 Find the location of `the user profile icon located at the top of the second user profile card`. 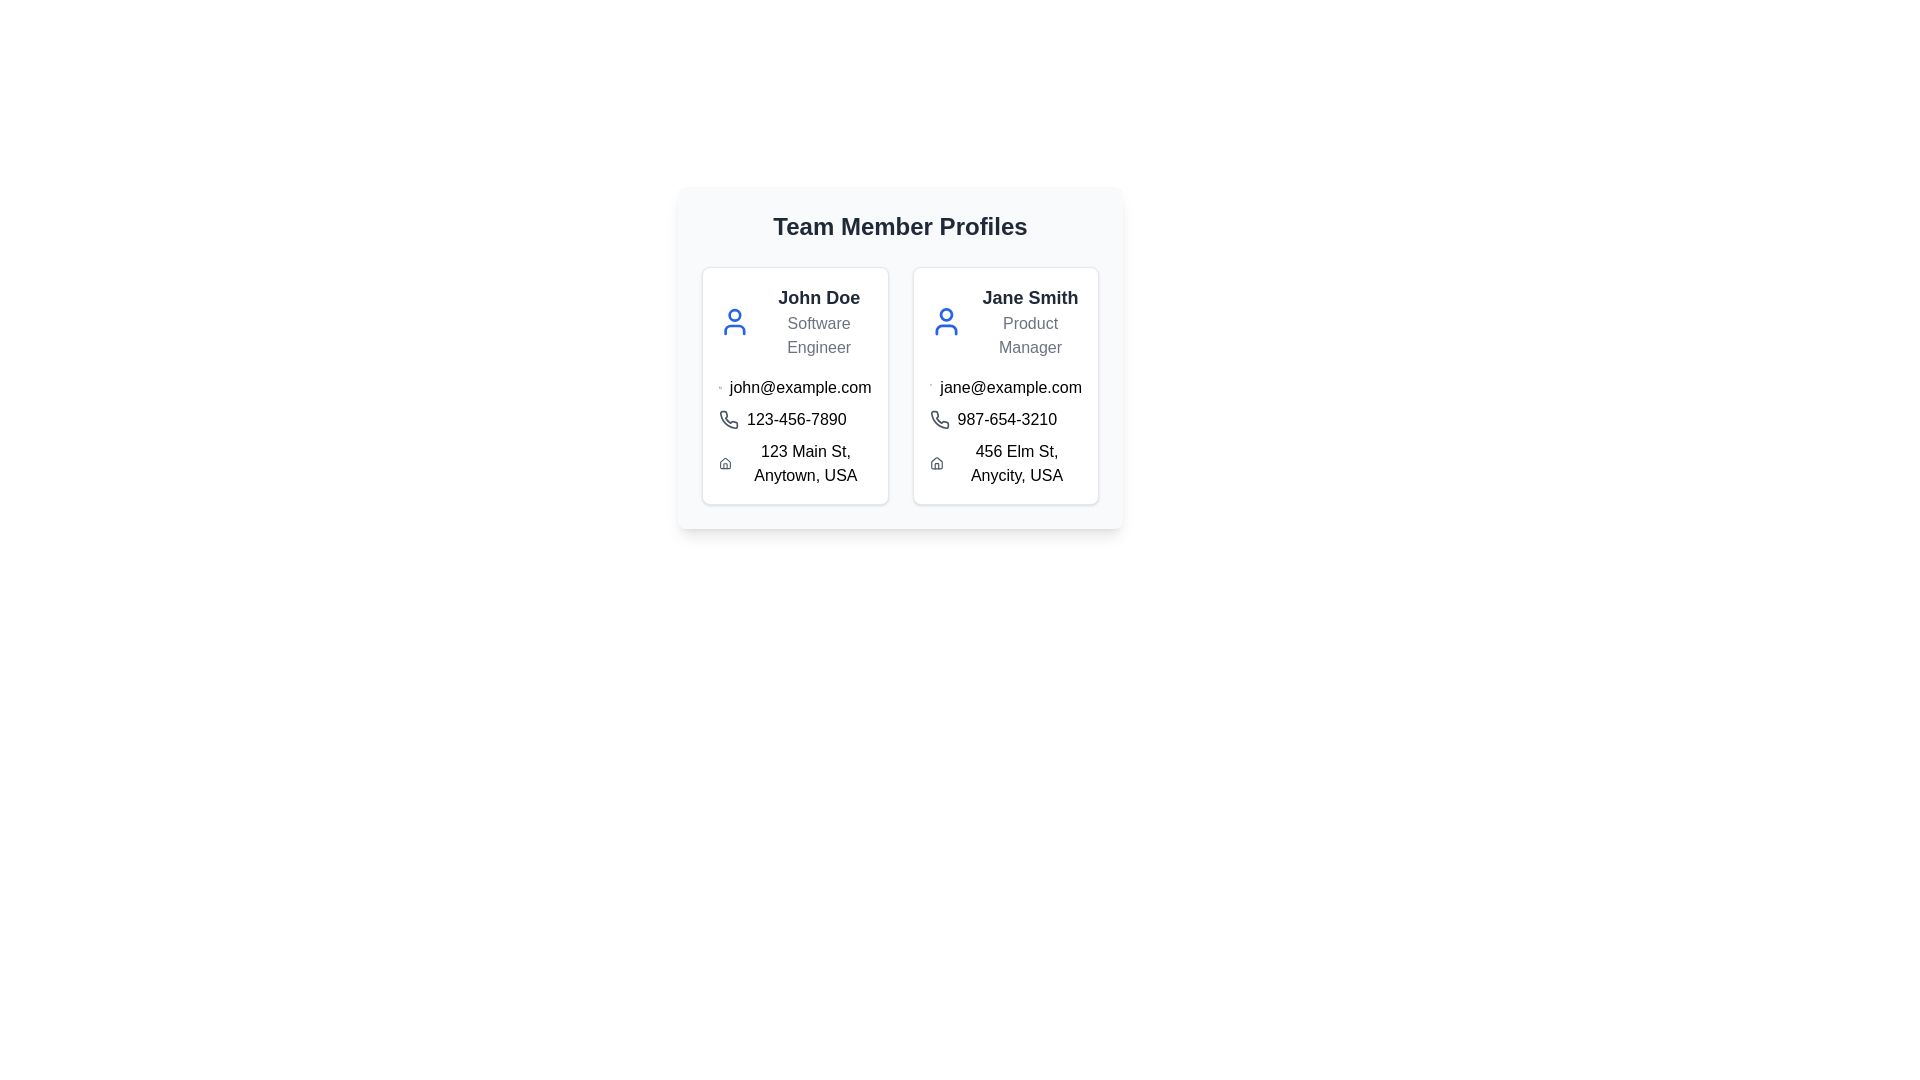

the user profile icon located at the top of the second user profile card is located at coordinates (945, 320).